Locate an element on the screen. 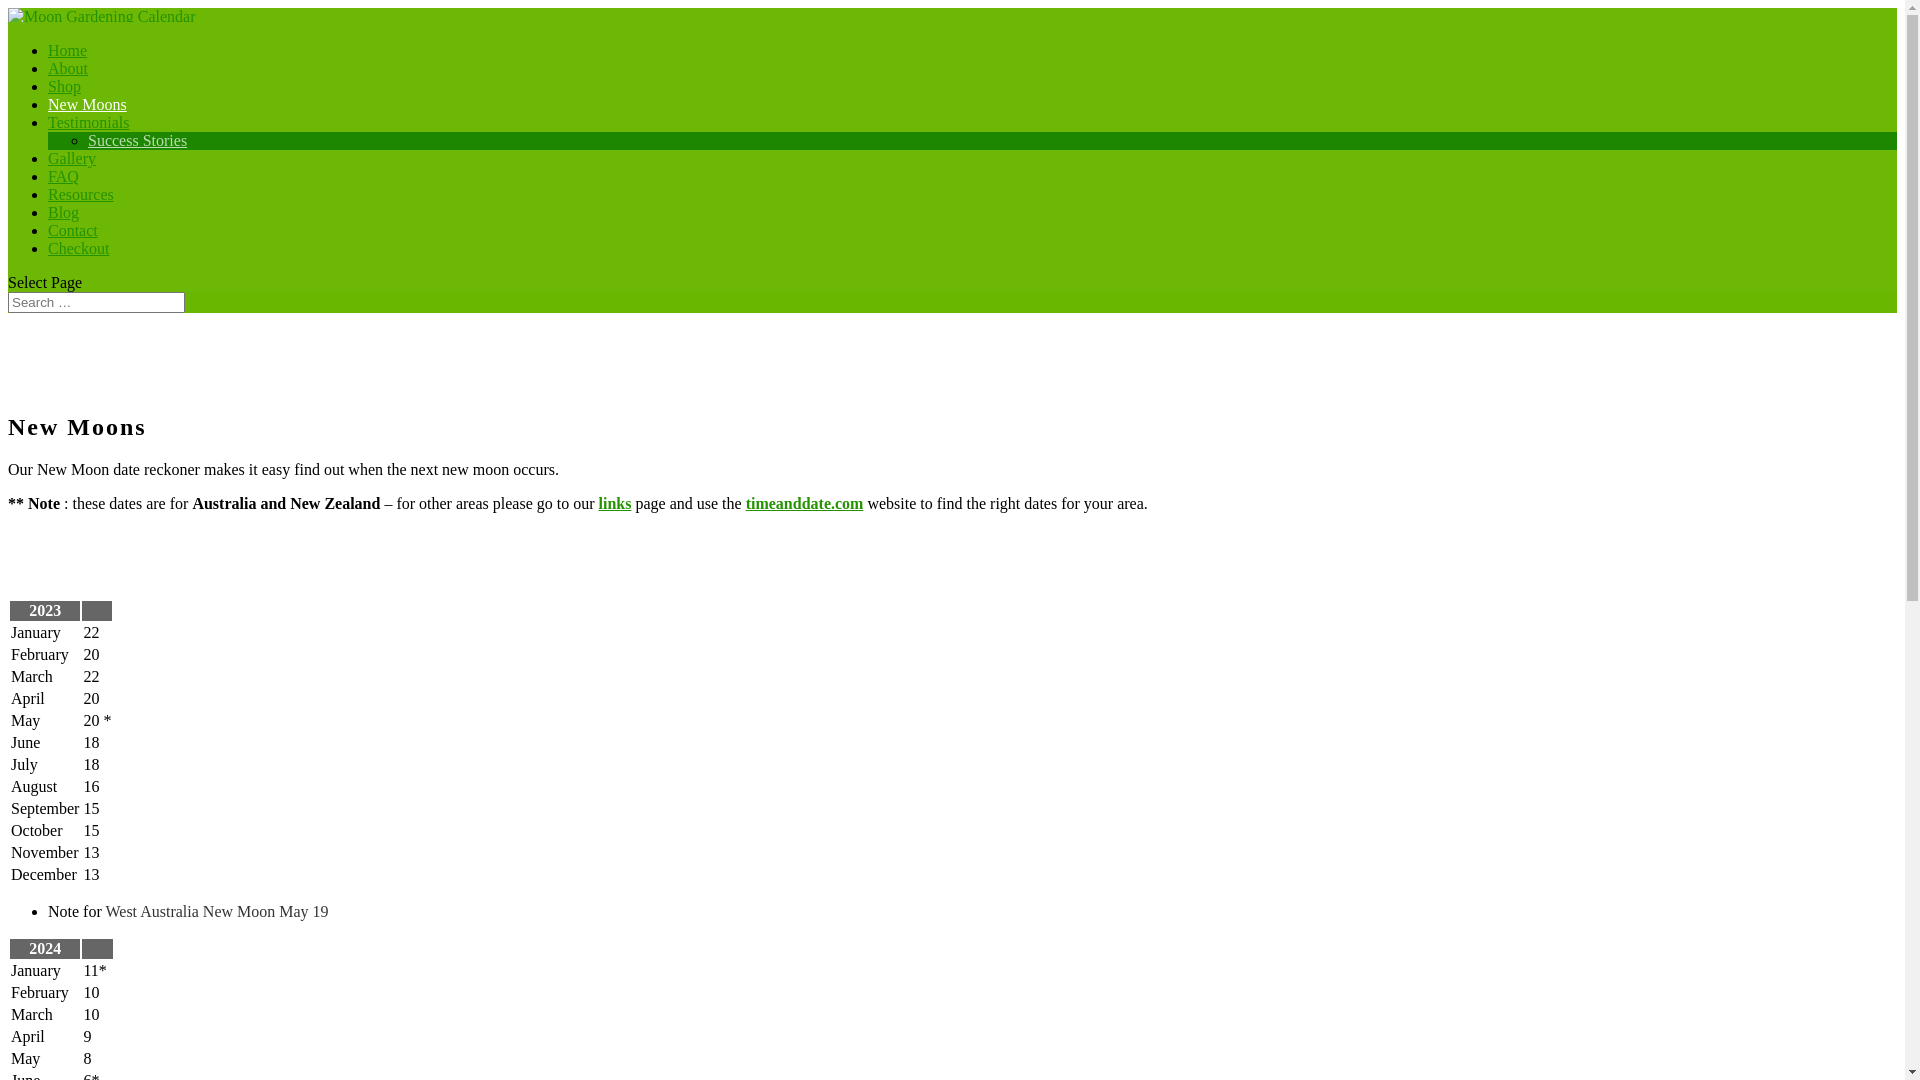  'links' is located at coordinates (614, 502).